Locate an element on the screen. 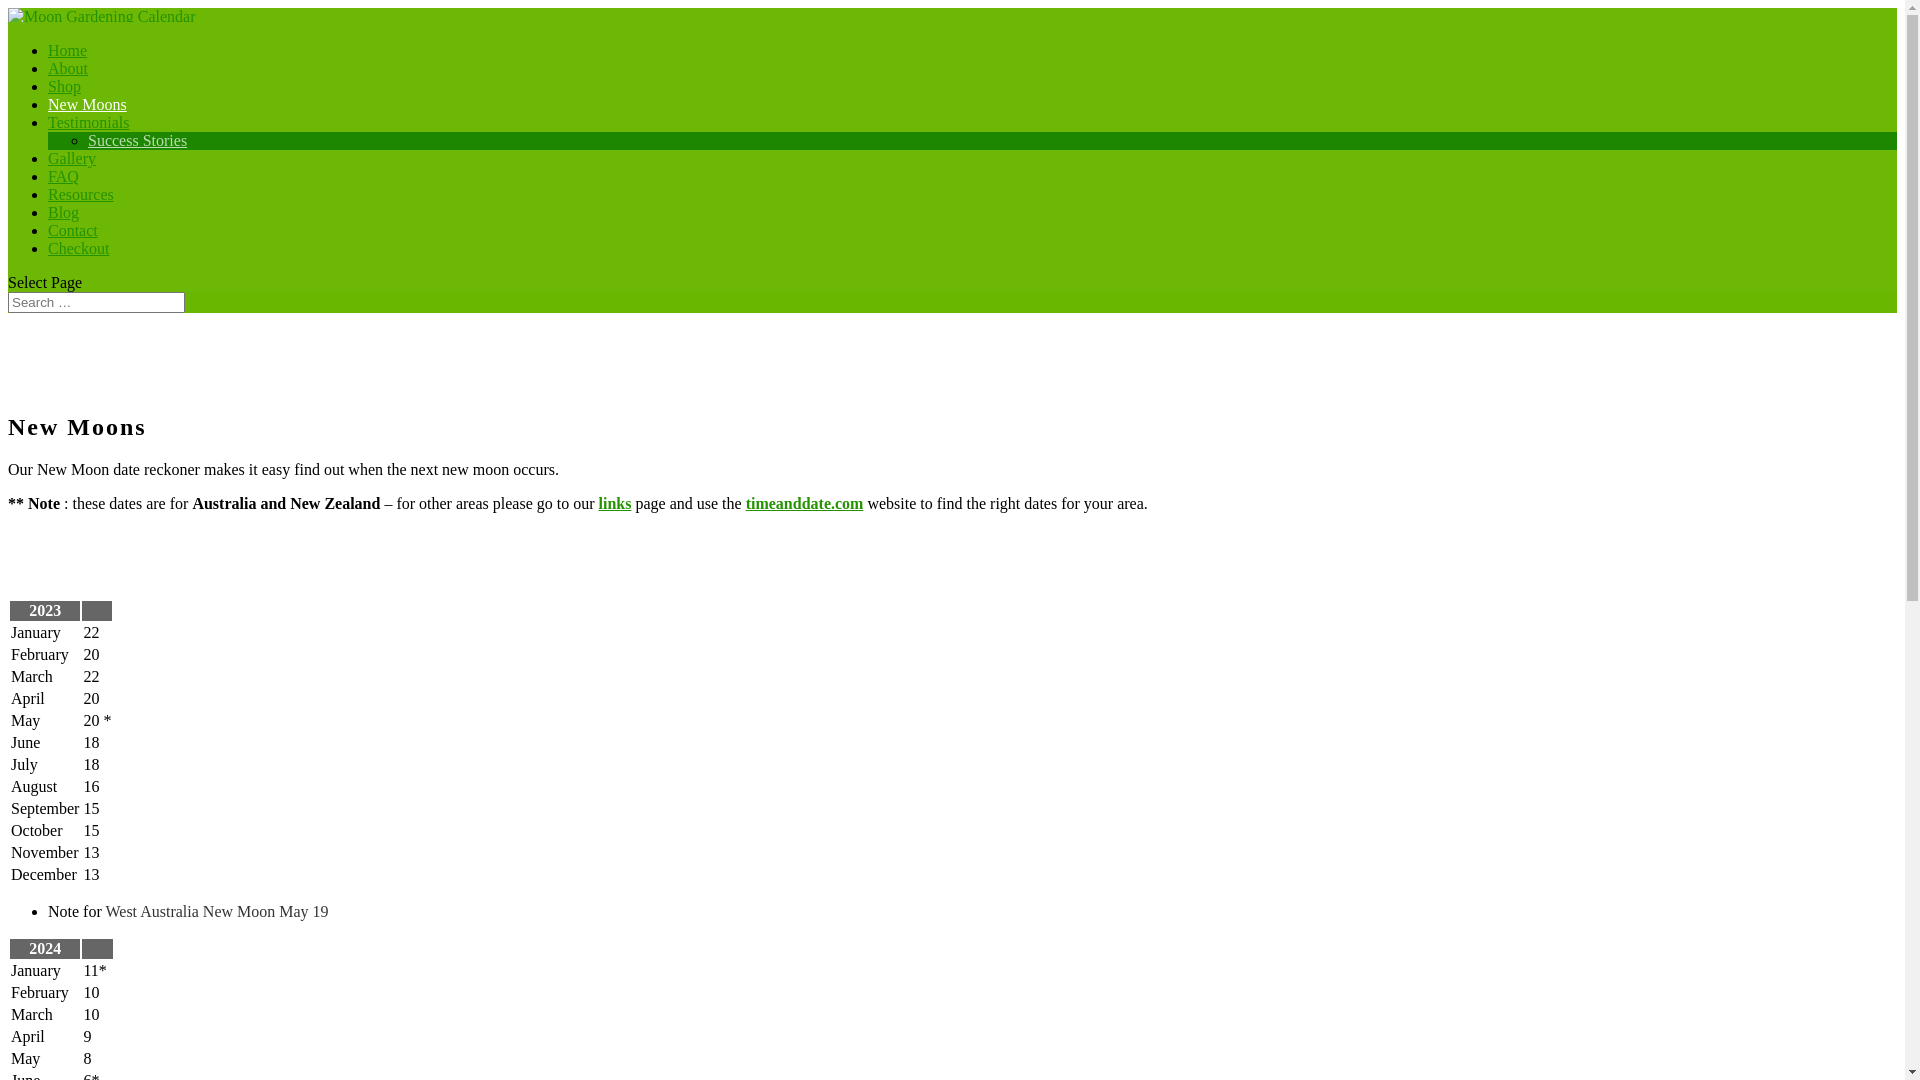  'links' is located at coordinates (614, 502).